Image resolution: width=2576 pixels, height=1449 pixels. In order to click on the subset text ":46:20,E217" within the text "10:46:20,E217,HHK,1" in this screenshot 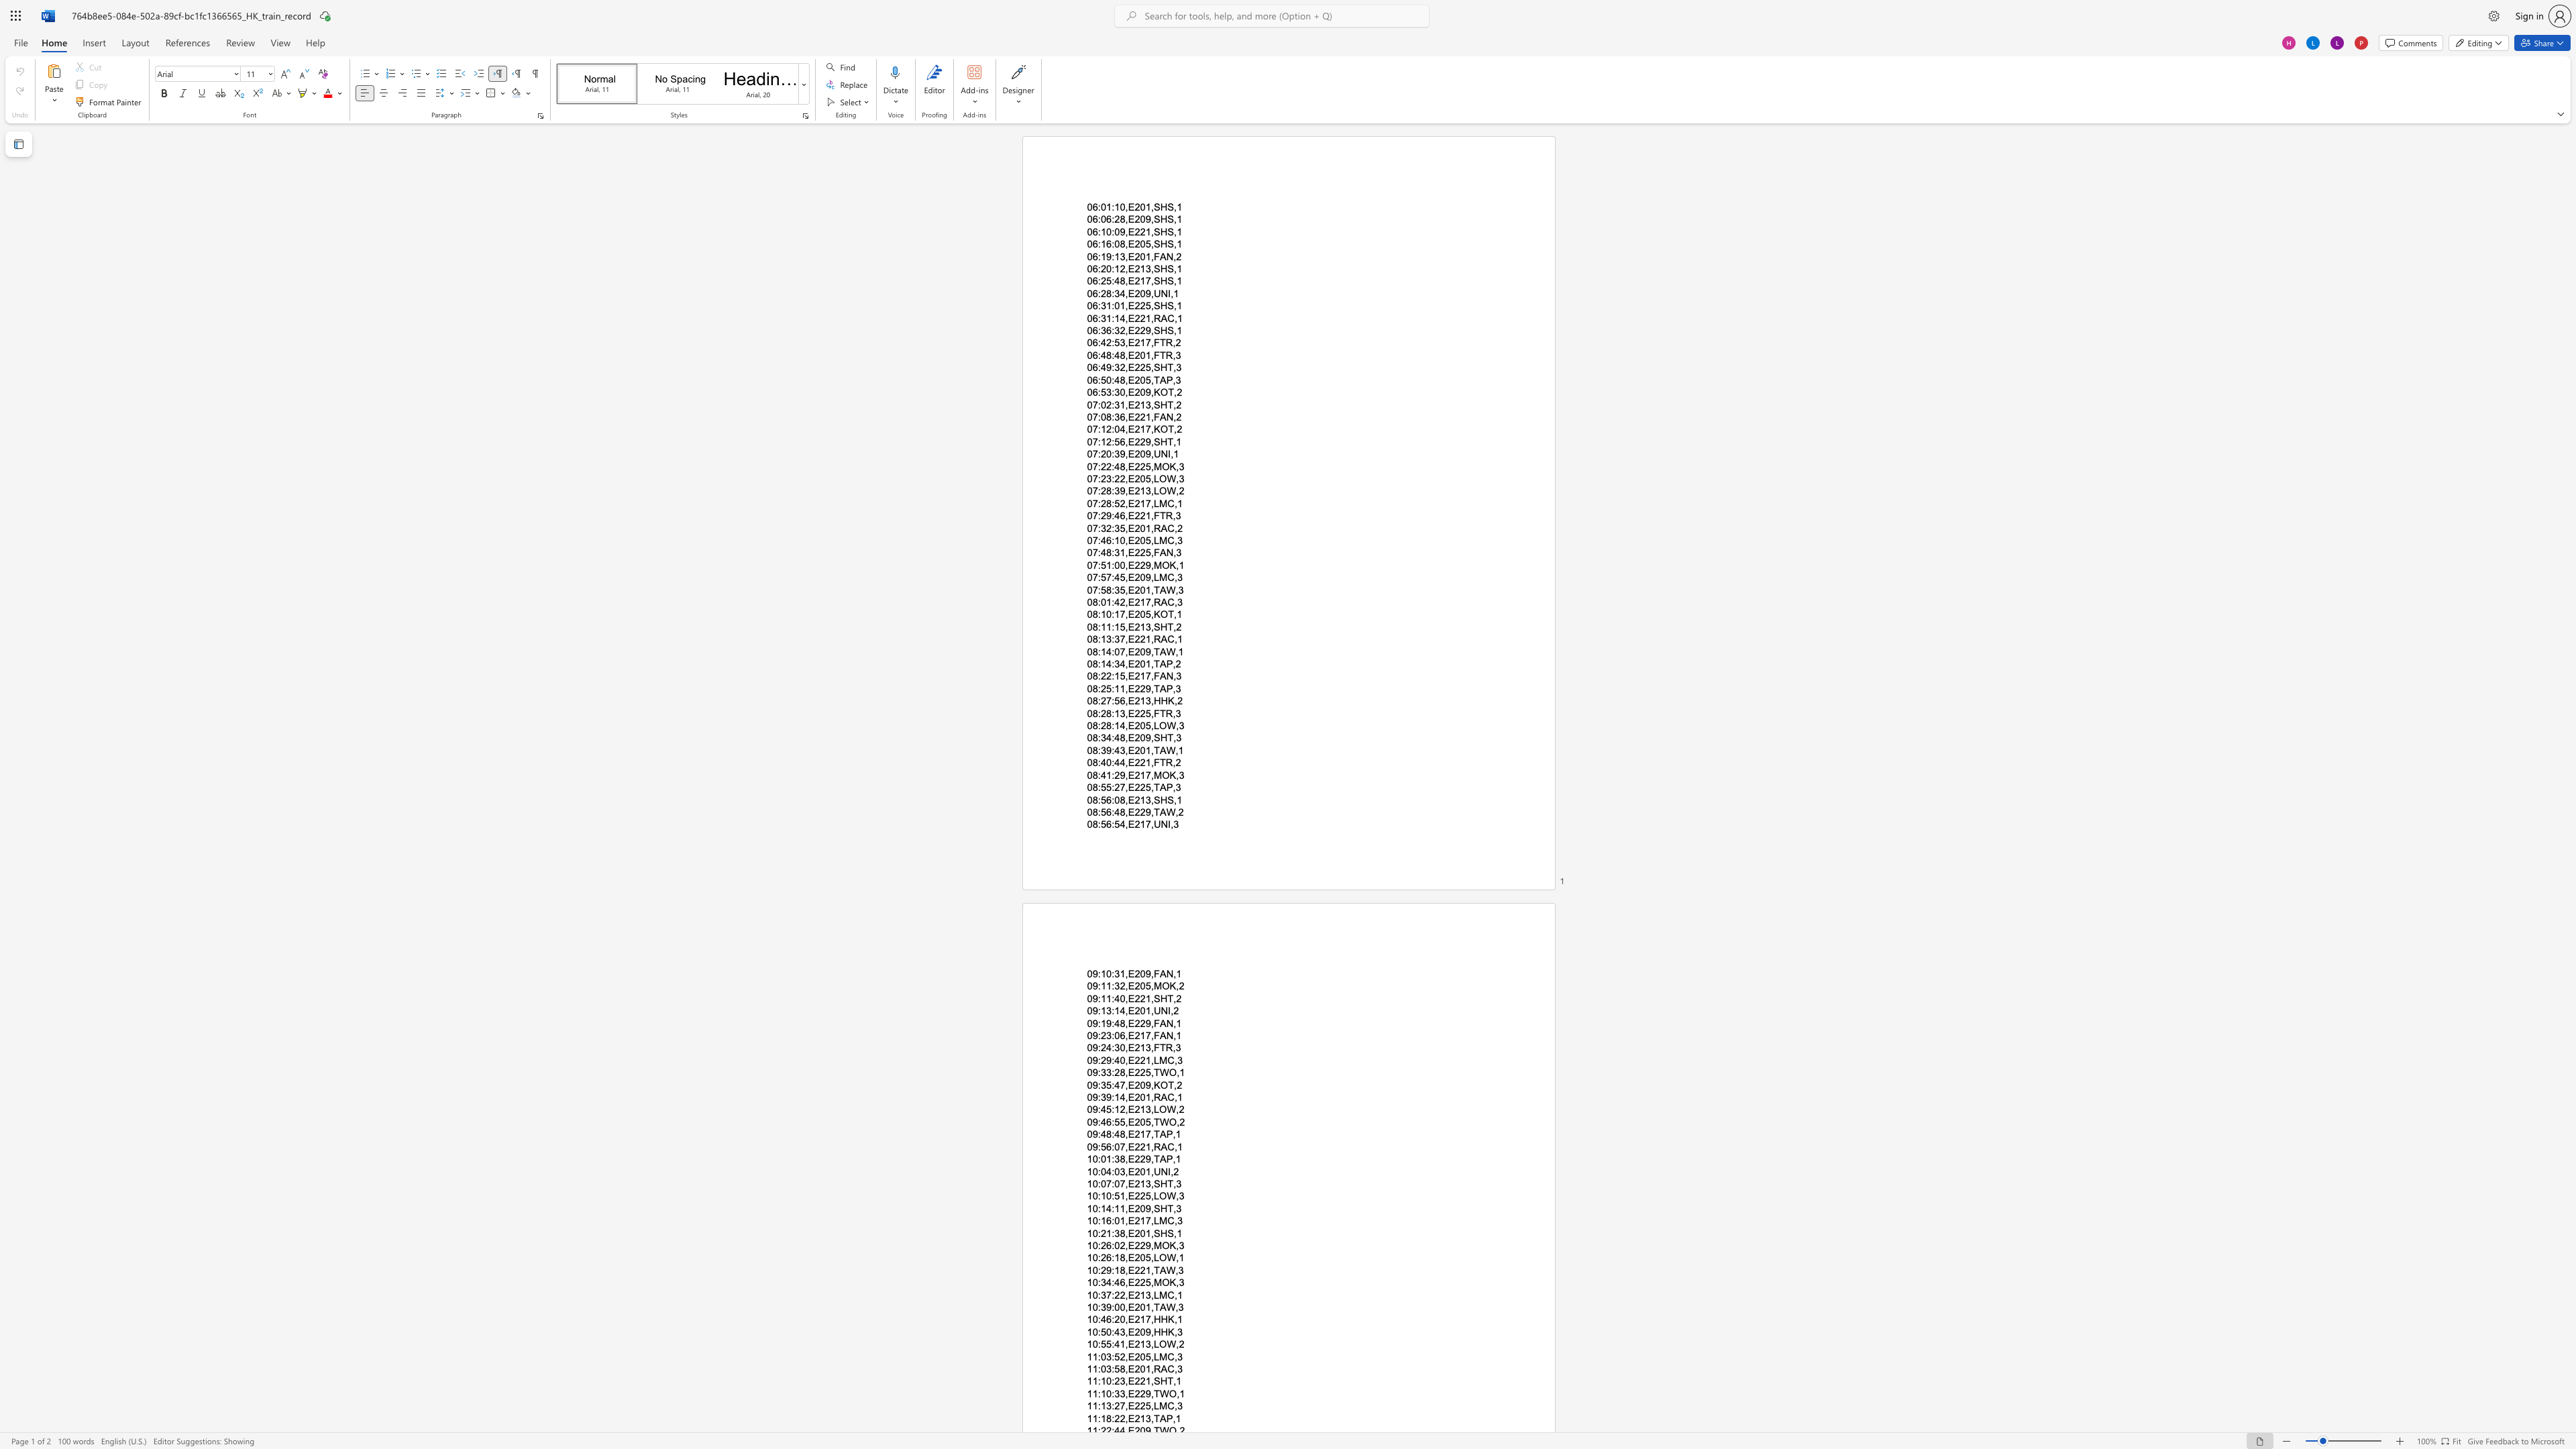, I will do `click(1097, 1318)`.